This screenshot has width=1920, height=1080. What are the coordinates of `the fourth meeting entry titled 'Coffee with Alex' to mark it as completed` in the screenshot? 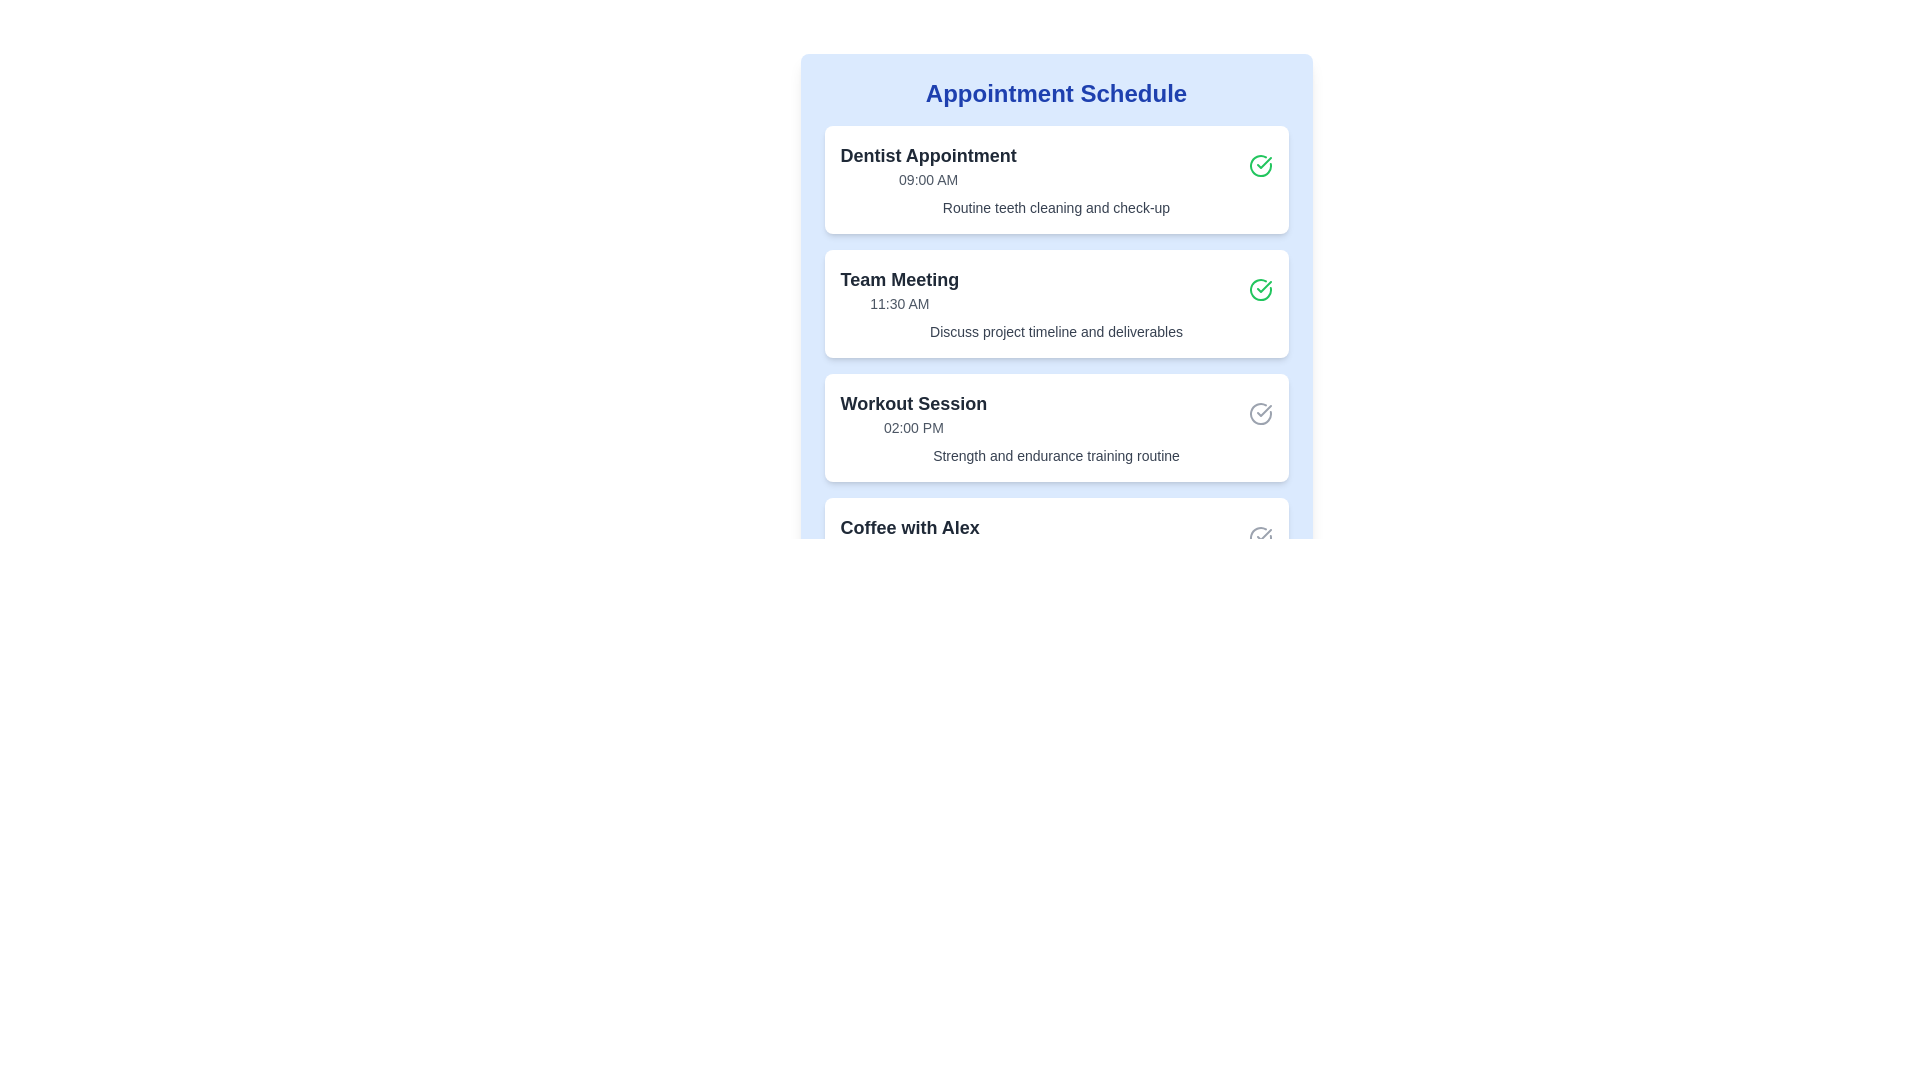 It's located at (1055, 536).